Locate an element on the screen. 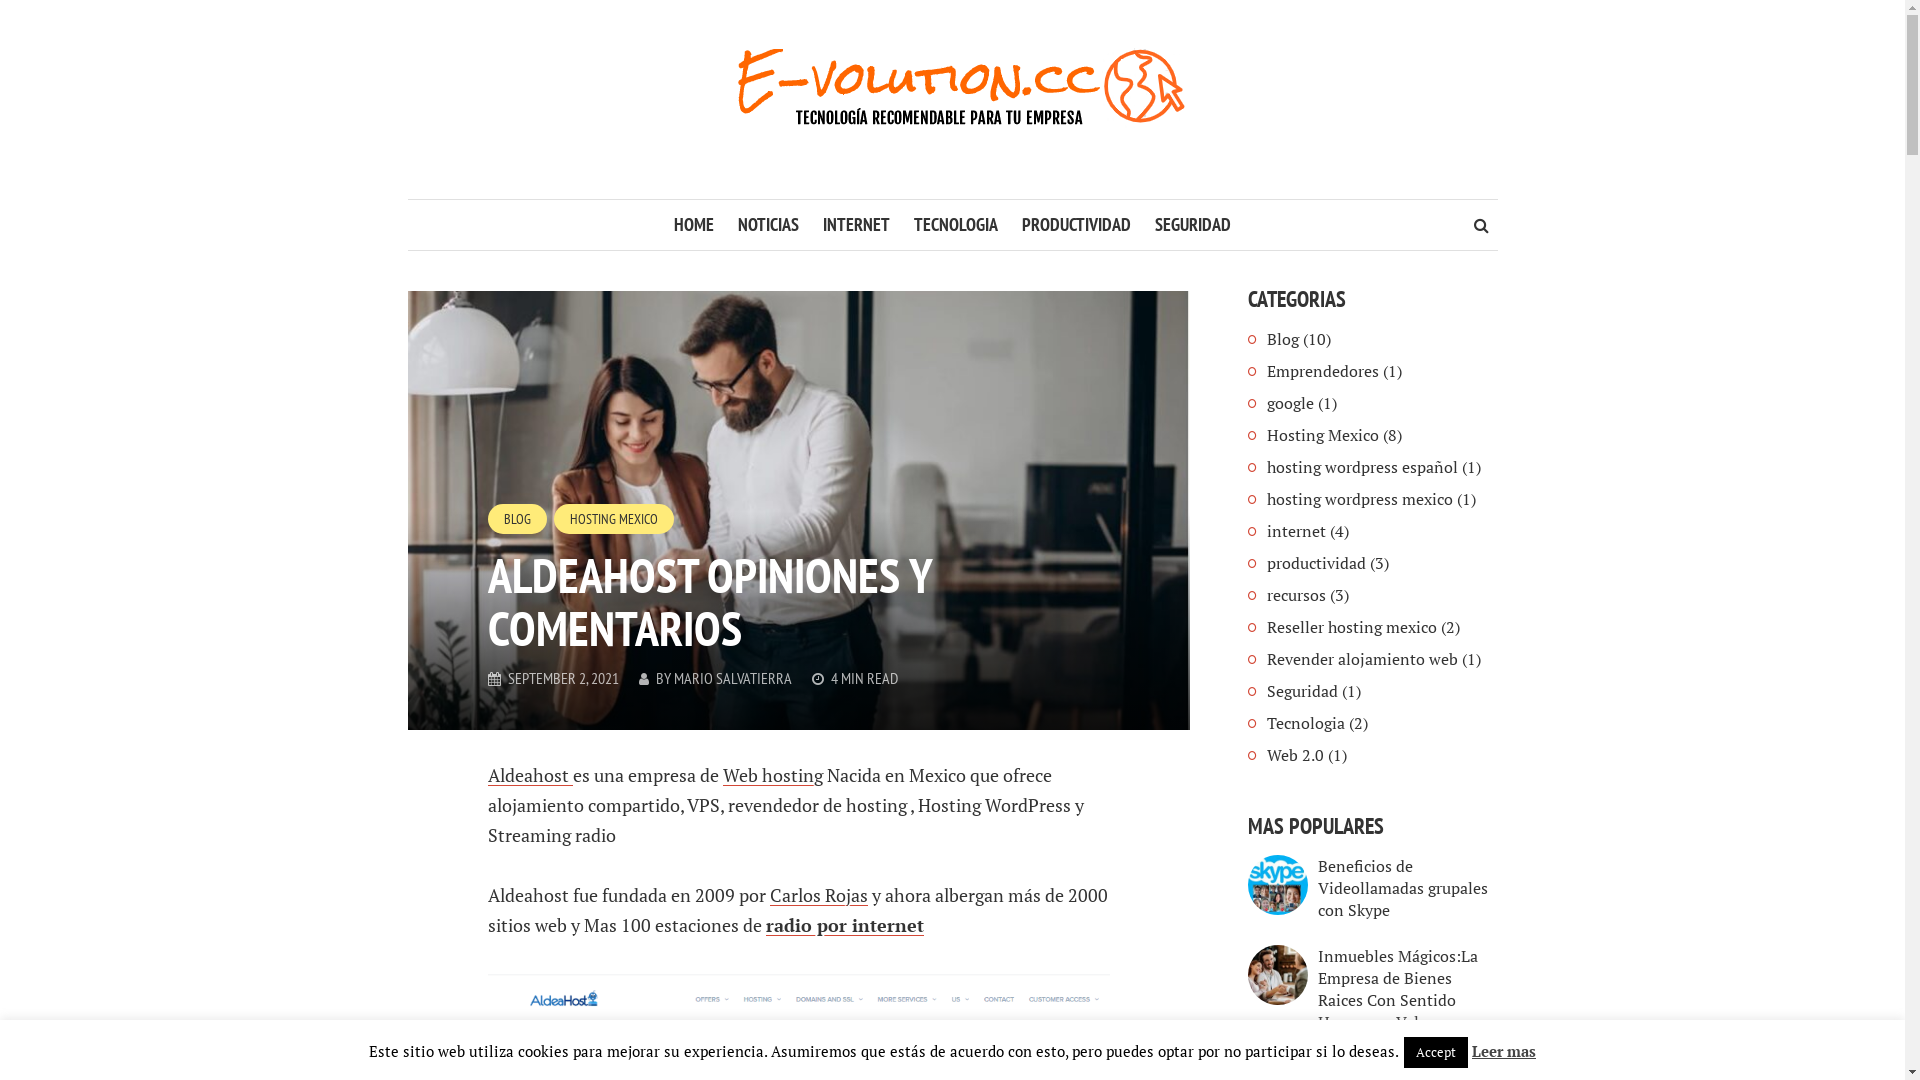 The image size is (1920, 1080). 'Tecnologia' is located at coordinates (1305, 722).